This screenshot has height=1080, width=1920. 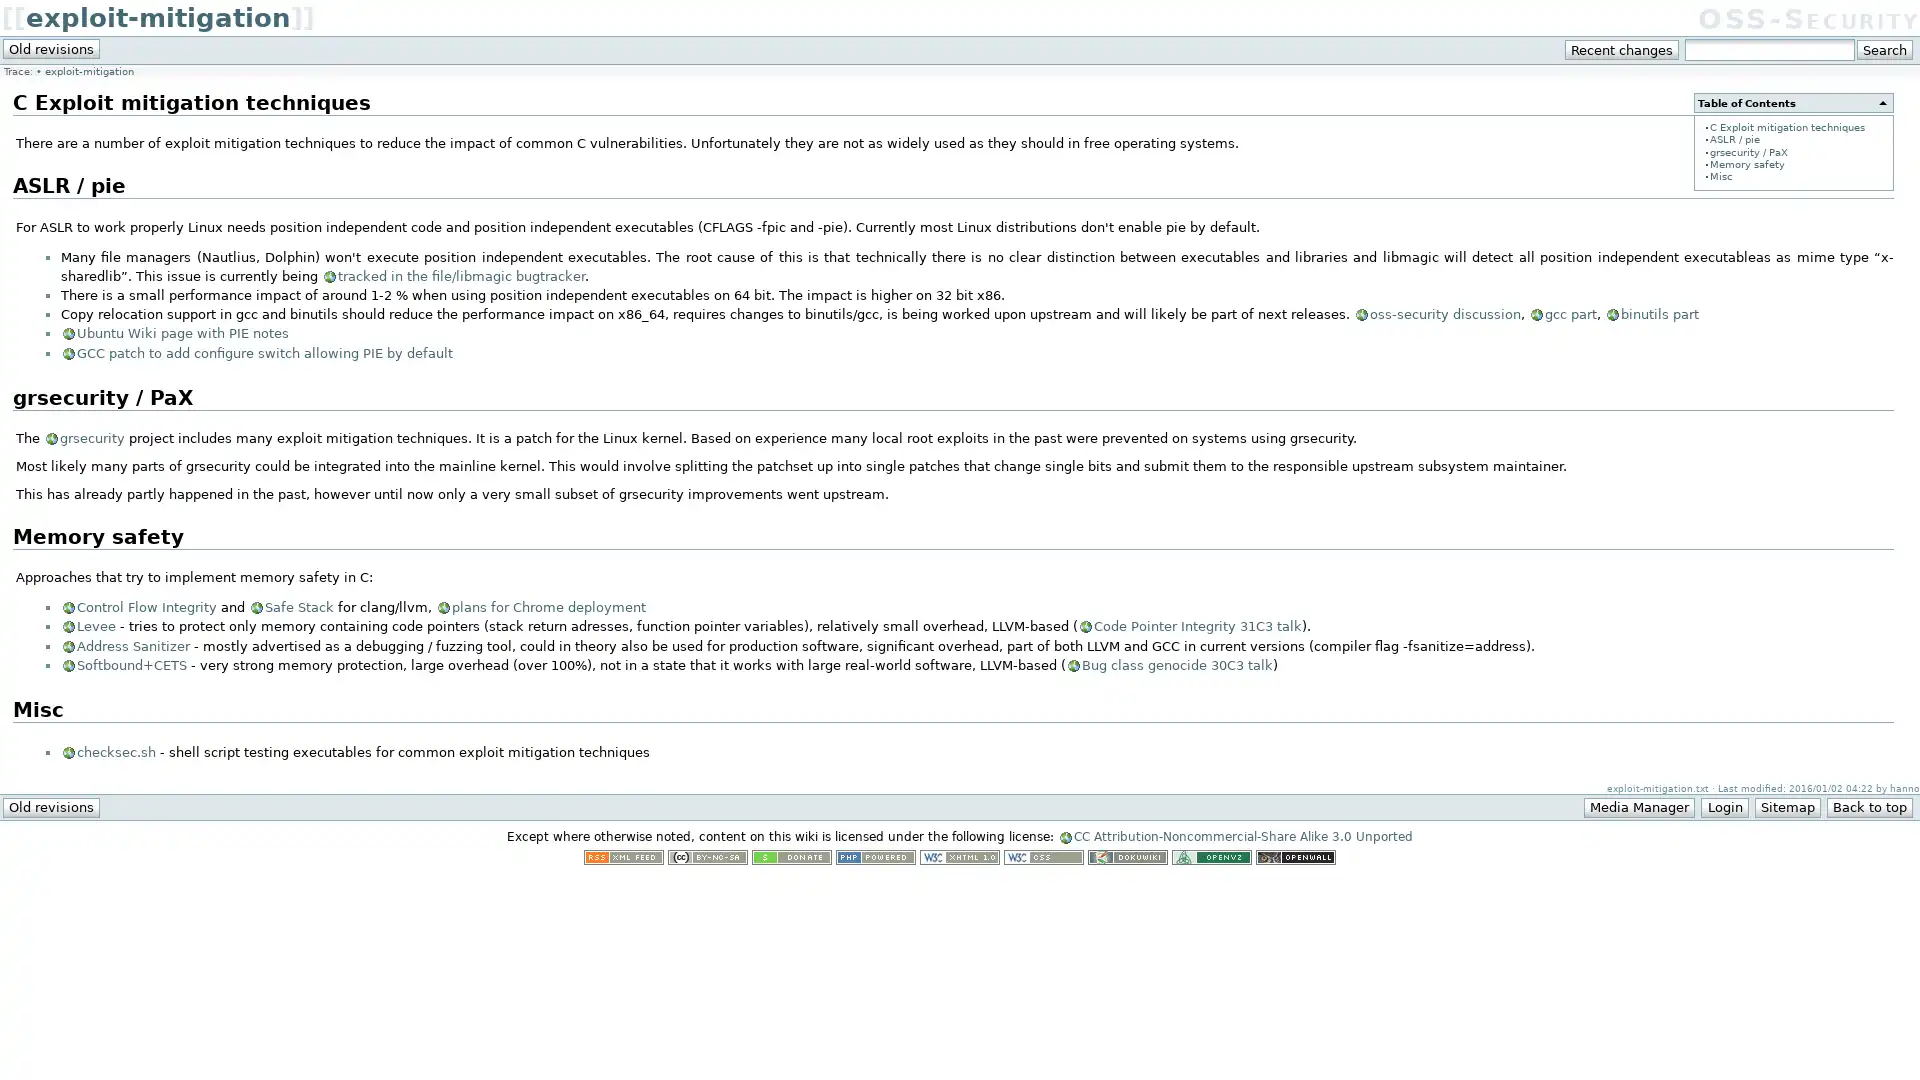 I want to click on Recent changes, so click(x=1622, y=49).